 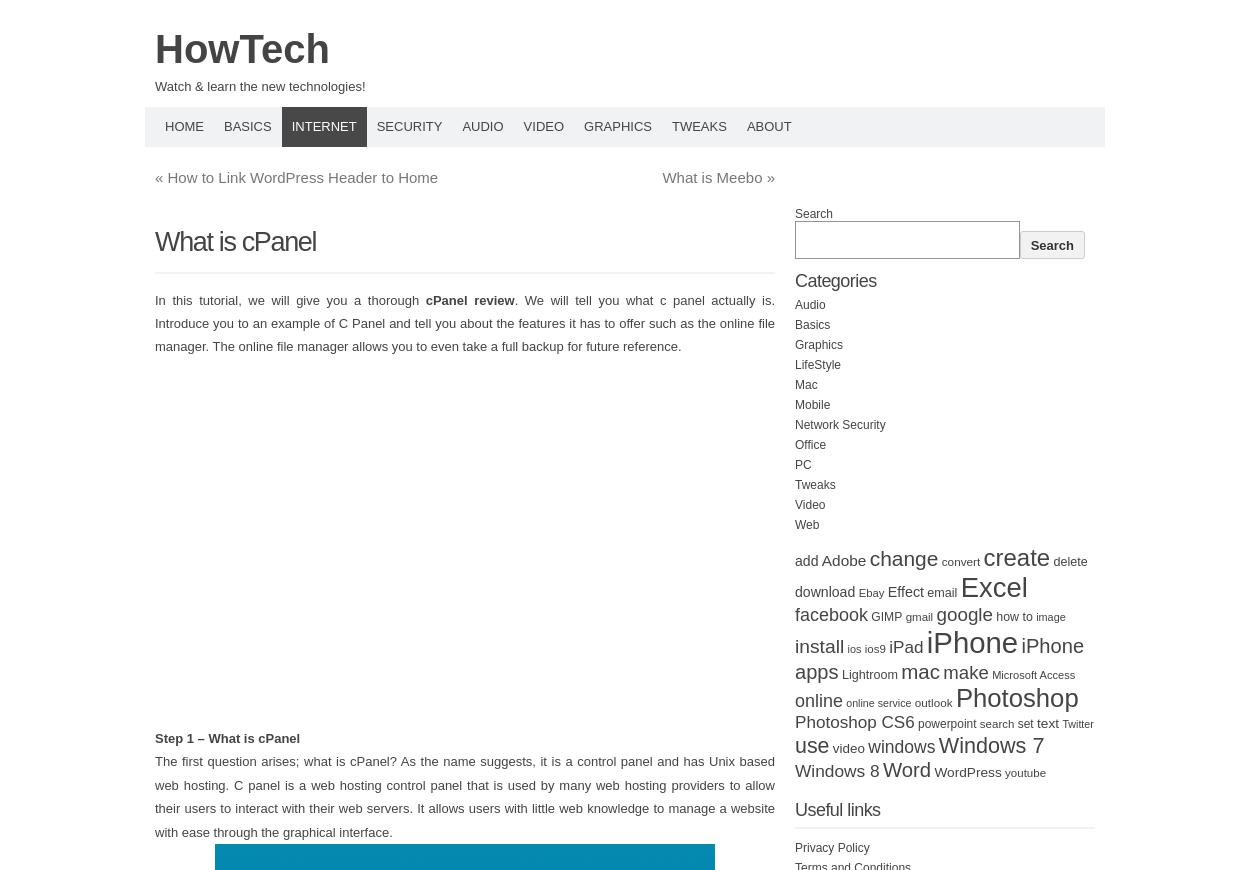 I want to click on 'Word', so click(x=906, y=770).